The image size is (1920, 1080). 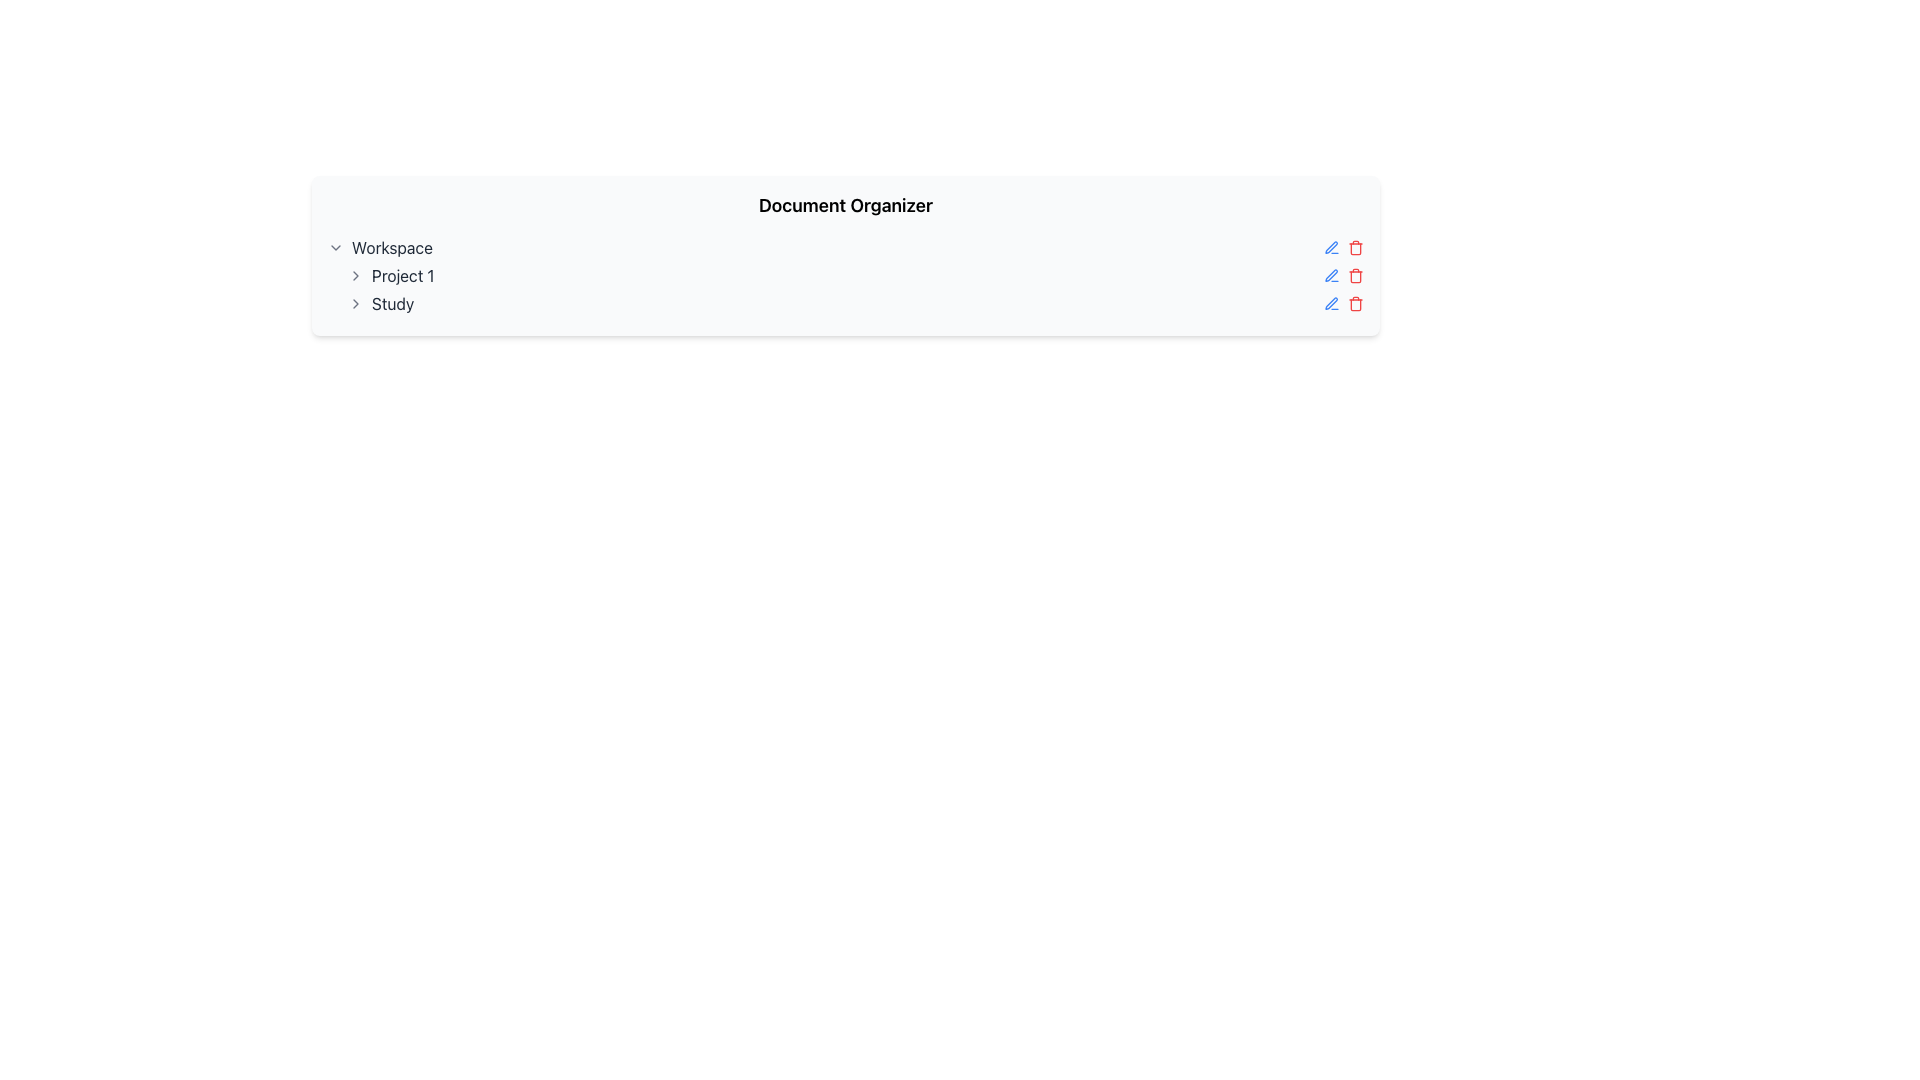 What do you see at coordinates (1344, 304) in the screenshot?
I see `the group of action icons (Edit and Delete) located at the far-right end in the row labeled 'Study'` at bounding box center [1344, 304].